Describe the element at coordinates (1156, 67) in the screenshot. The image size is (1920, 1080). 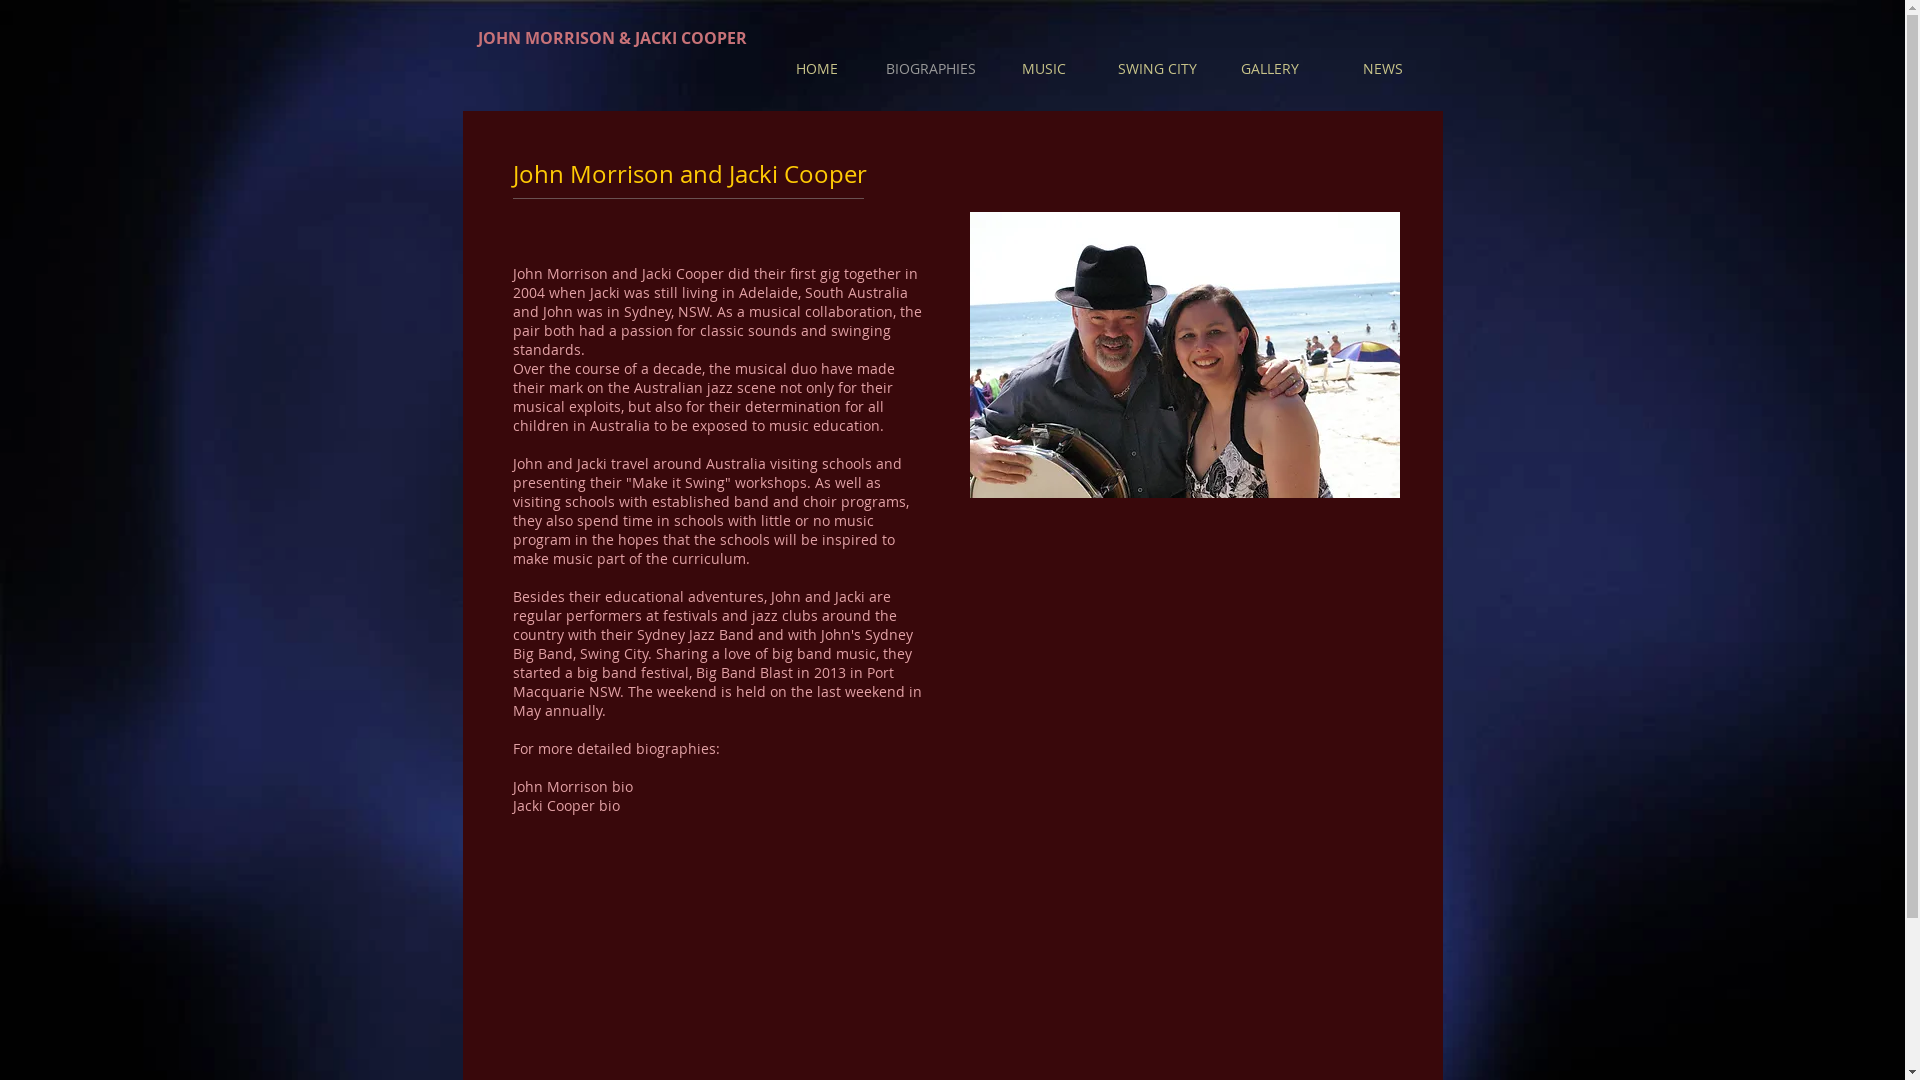
I see `'SWING CITY'` at that location.